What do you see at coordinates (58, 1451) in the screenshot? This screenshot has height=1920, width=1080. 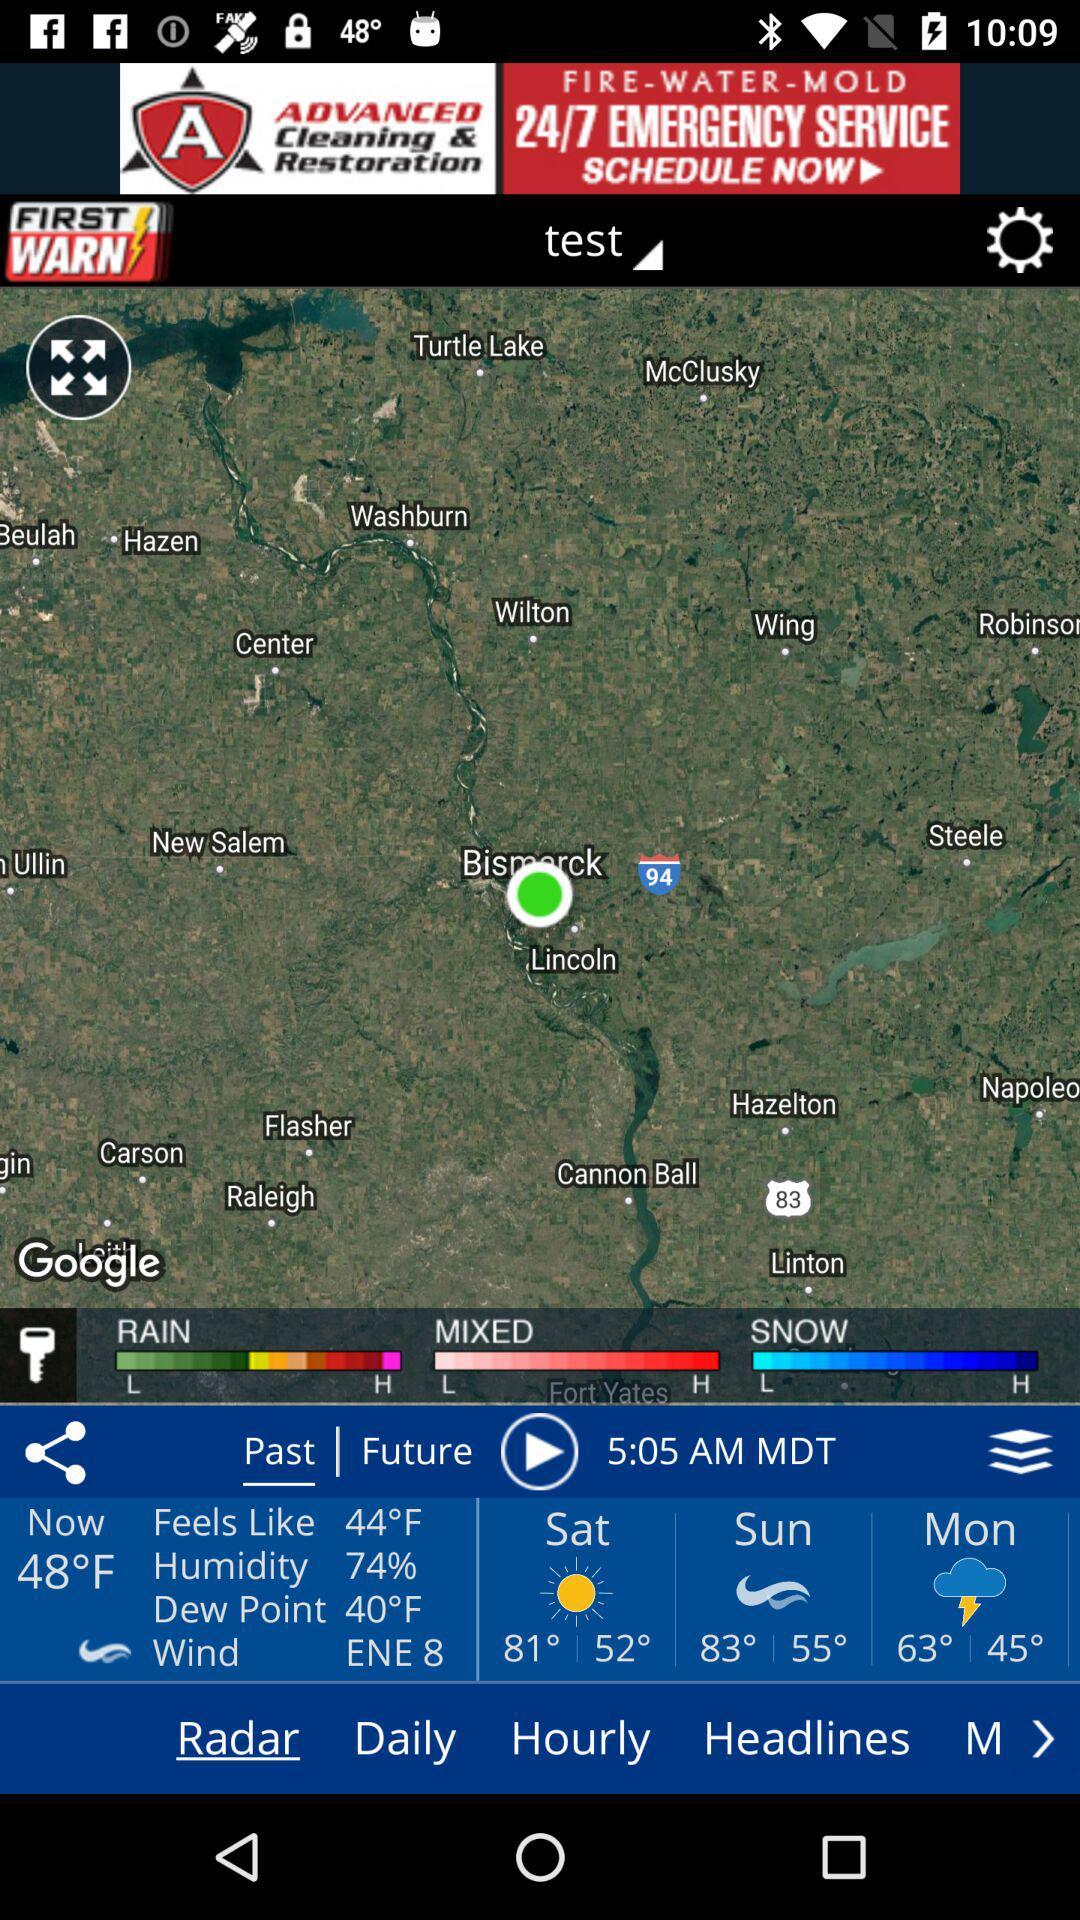 I see `share link` at bounding box center [58, 1451].